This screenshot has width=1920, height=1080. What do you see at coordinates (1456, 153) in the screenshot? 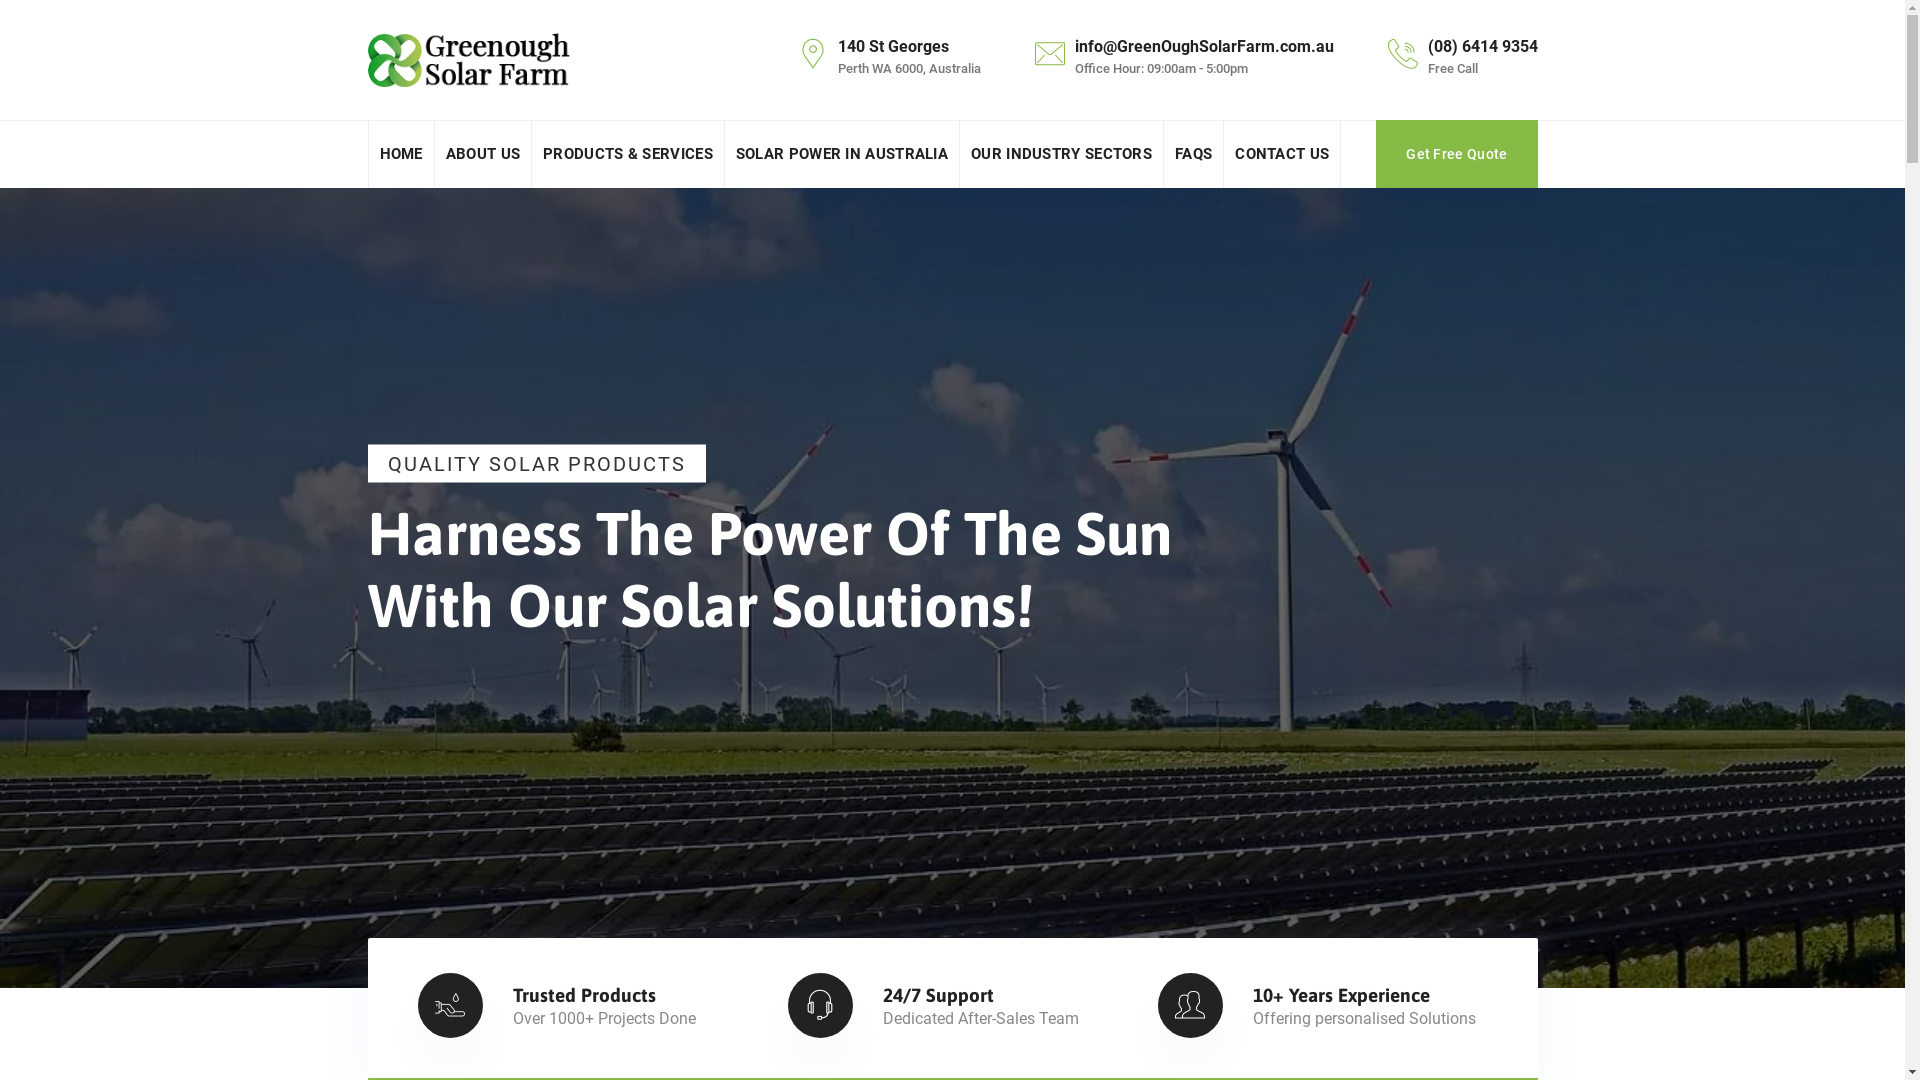
I see `'Get Free Quote'` at bounding box center [1456, 153].